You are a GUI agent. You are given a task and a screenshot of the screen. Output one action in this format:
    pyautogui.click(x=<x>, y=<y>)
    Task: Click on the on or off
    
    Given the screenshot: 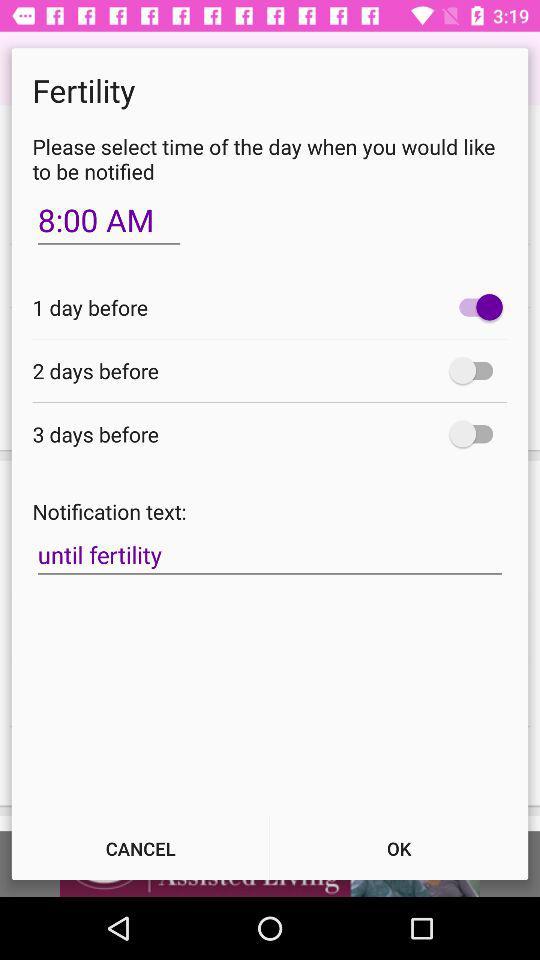 What is the action you would take?
    pyautogui.click(x=475, y=434)
    